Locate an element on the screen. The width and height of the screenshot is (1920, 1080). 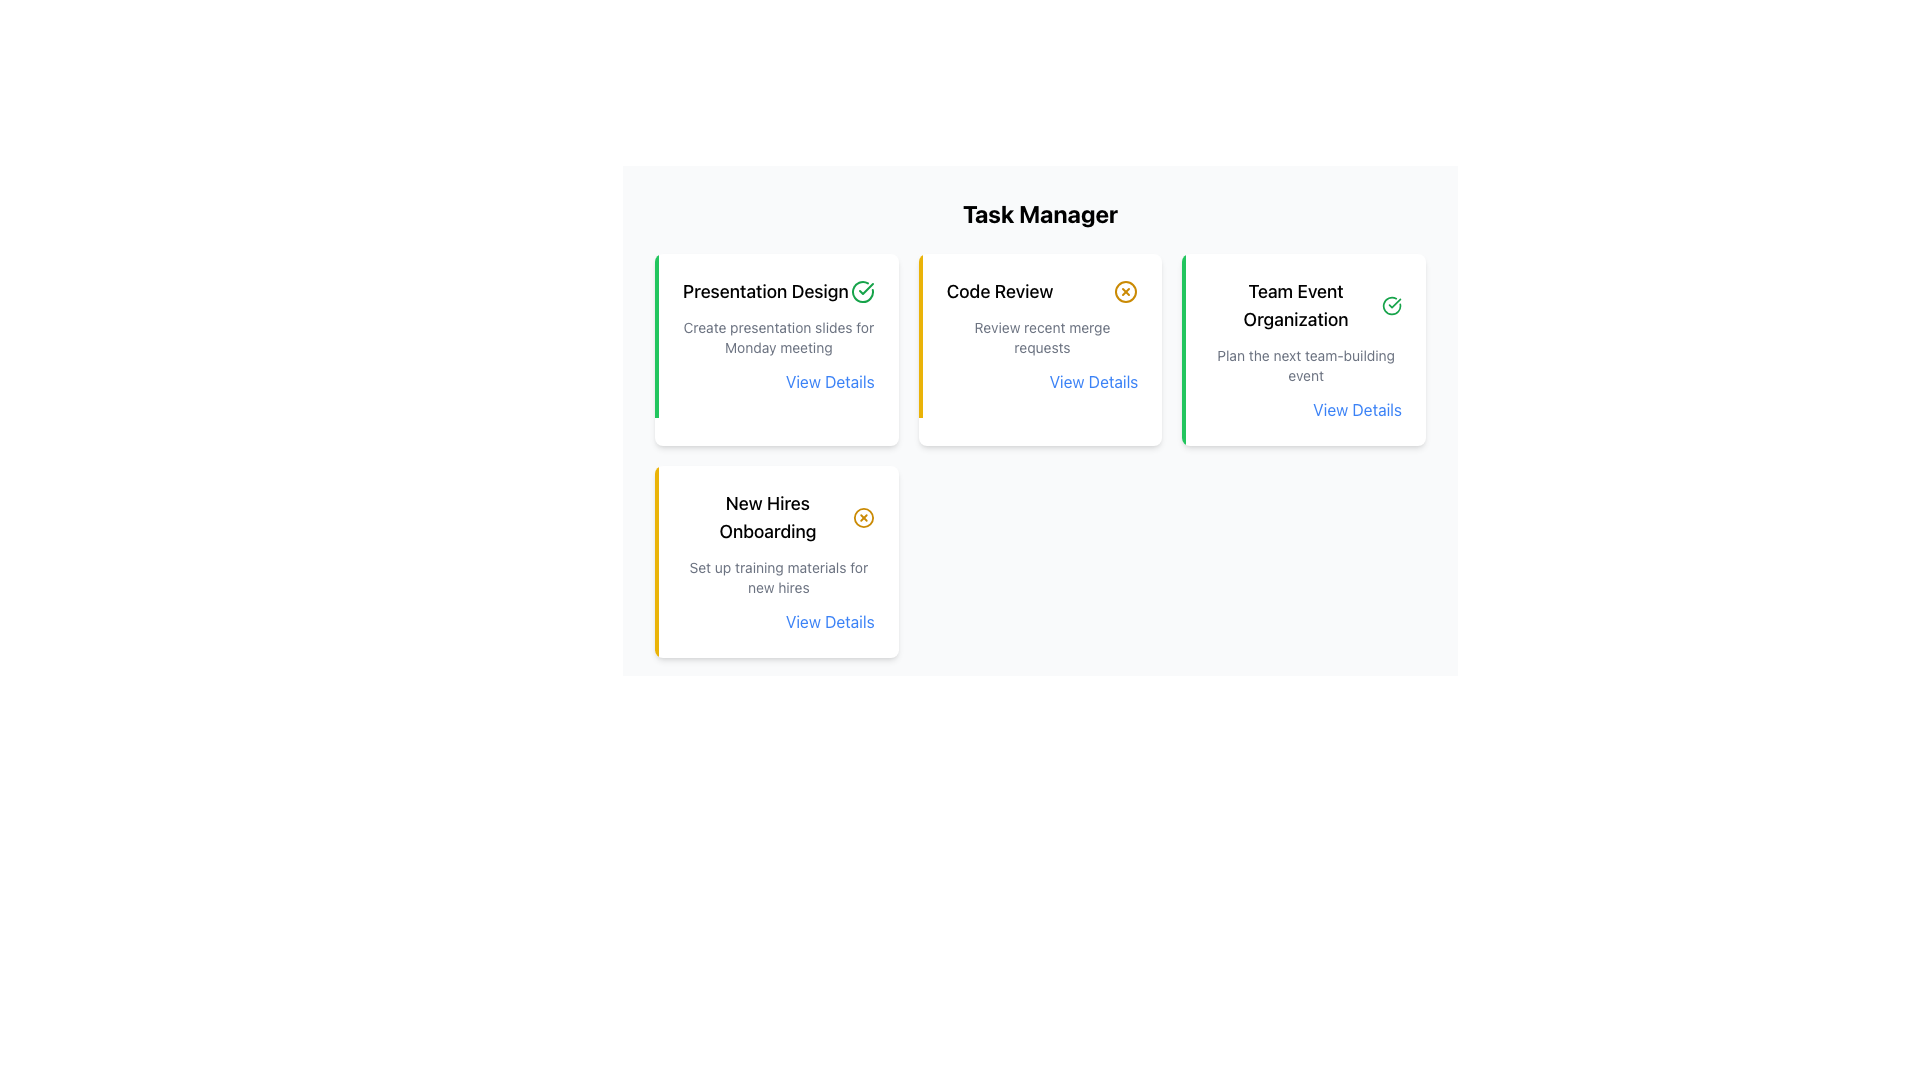
the text label displaying 'Team Event Organization', which is located in the upper-right card of the interface grid is located at coordinates (1296, 305).